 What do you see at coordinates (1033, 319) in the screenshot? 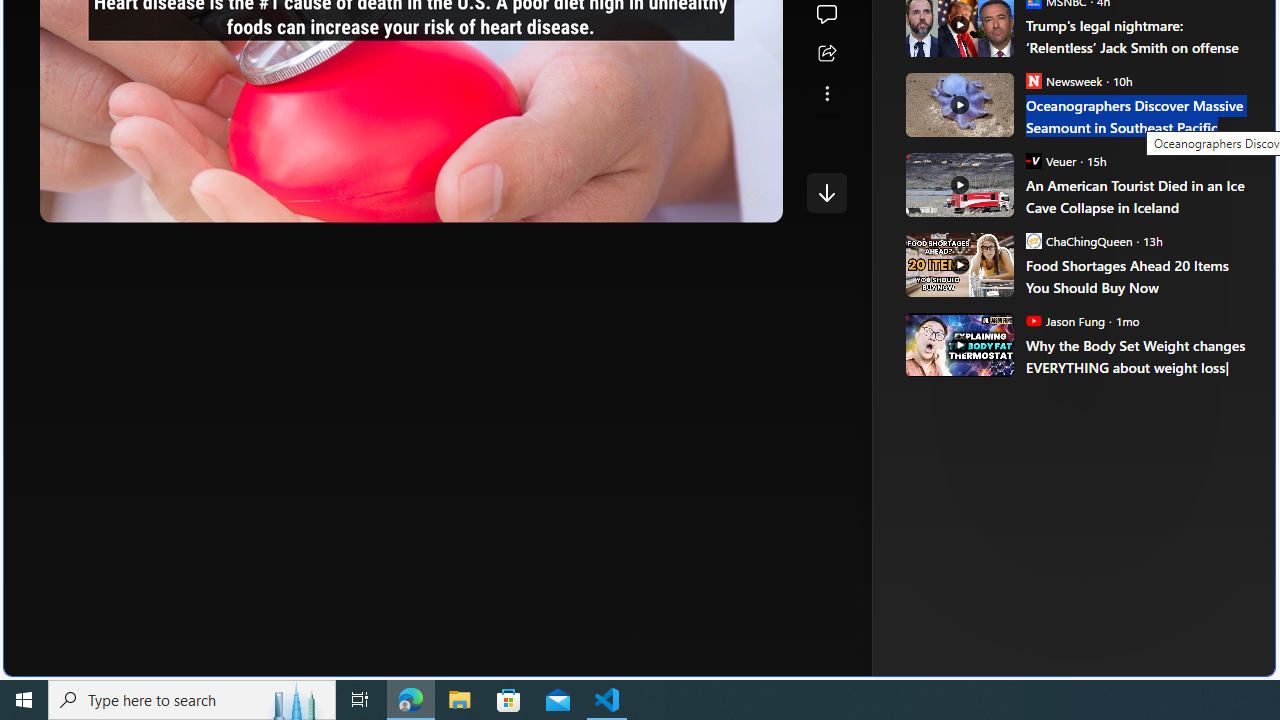
I see `'Jason Fung'` at bounding box center [1033, 319].